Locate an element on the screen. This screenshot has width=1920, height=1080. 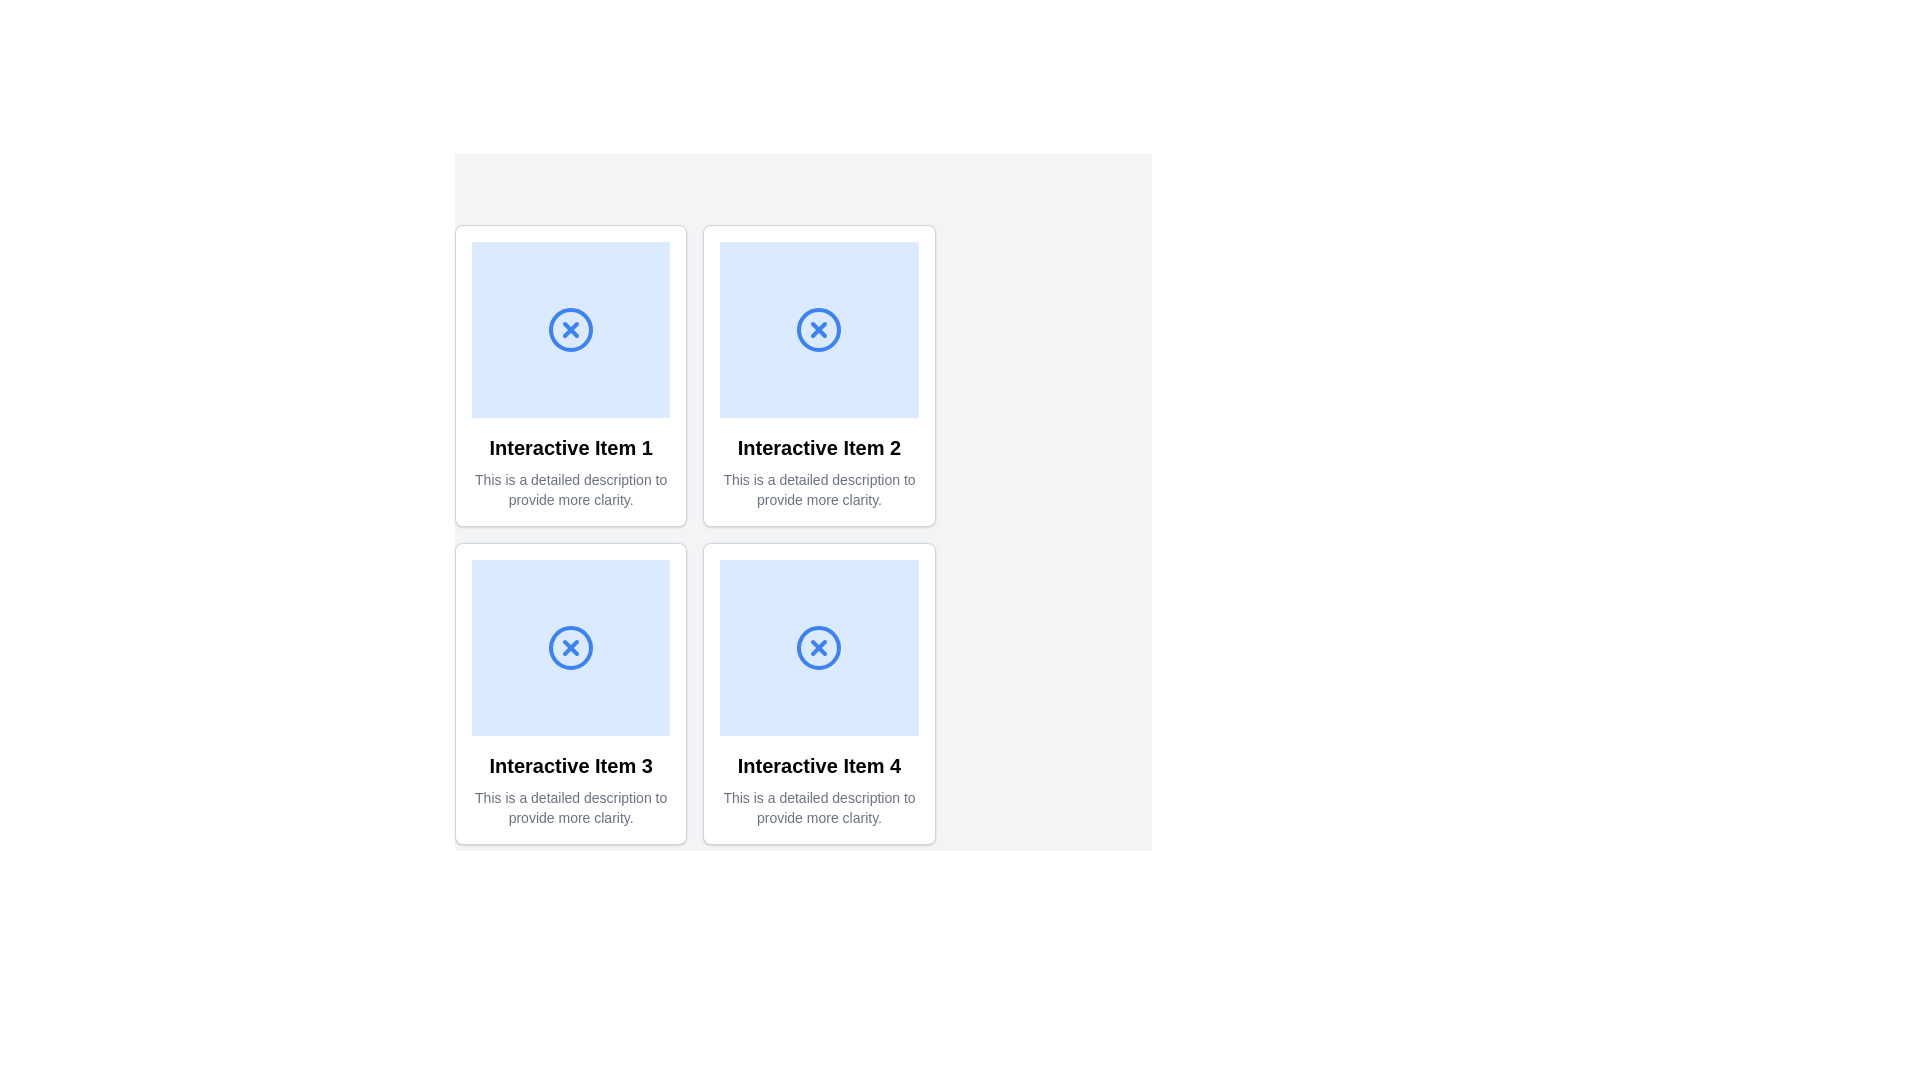
the radius of the circular element is located at coordinates (880, 329).